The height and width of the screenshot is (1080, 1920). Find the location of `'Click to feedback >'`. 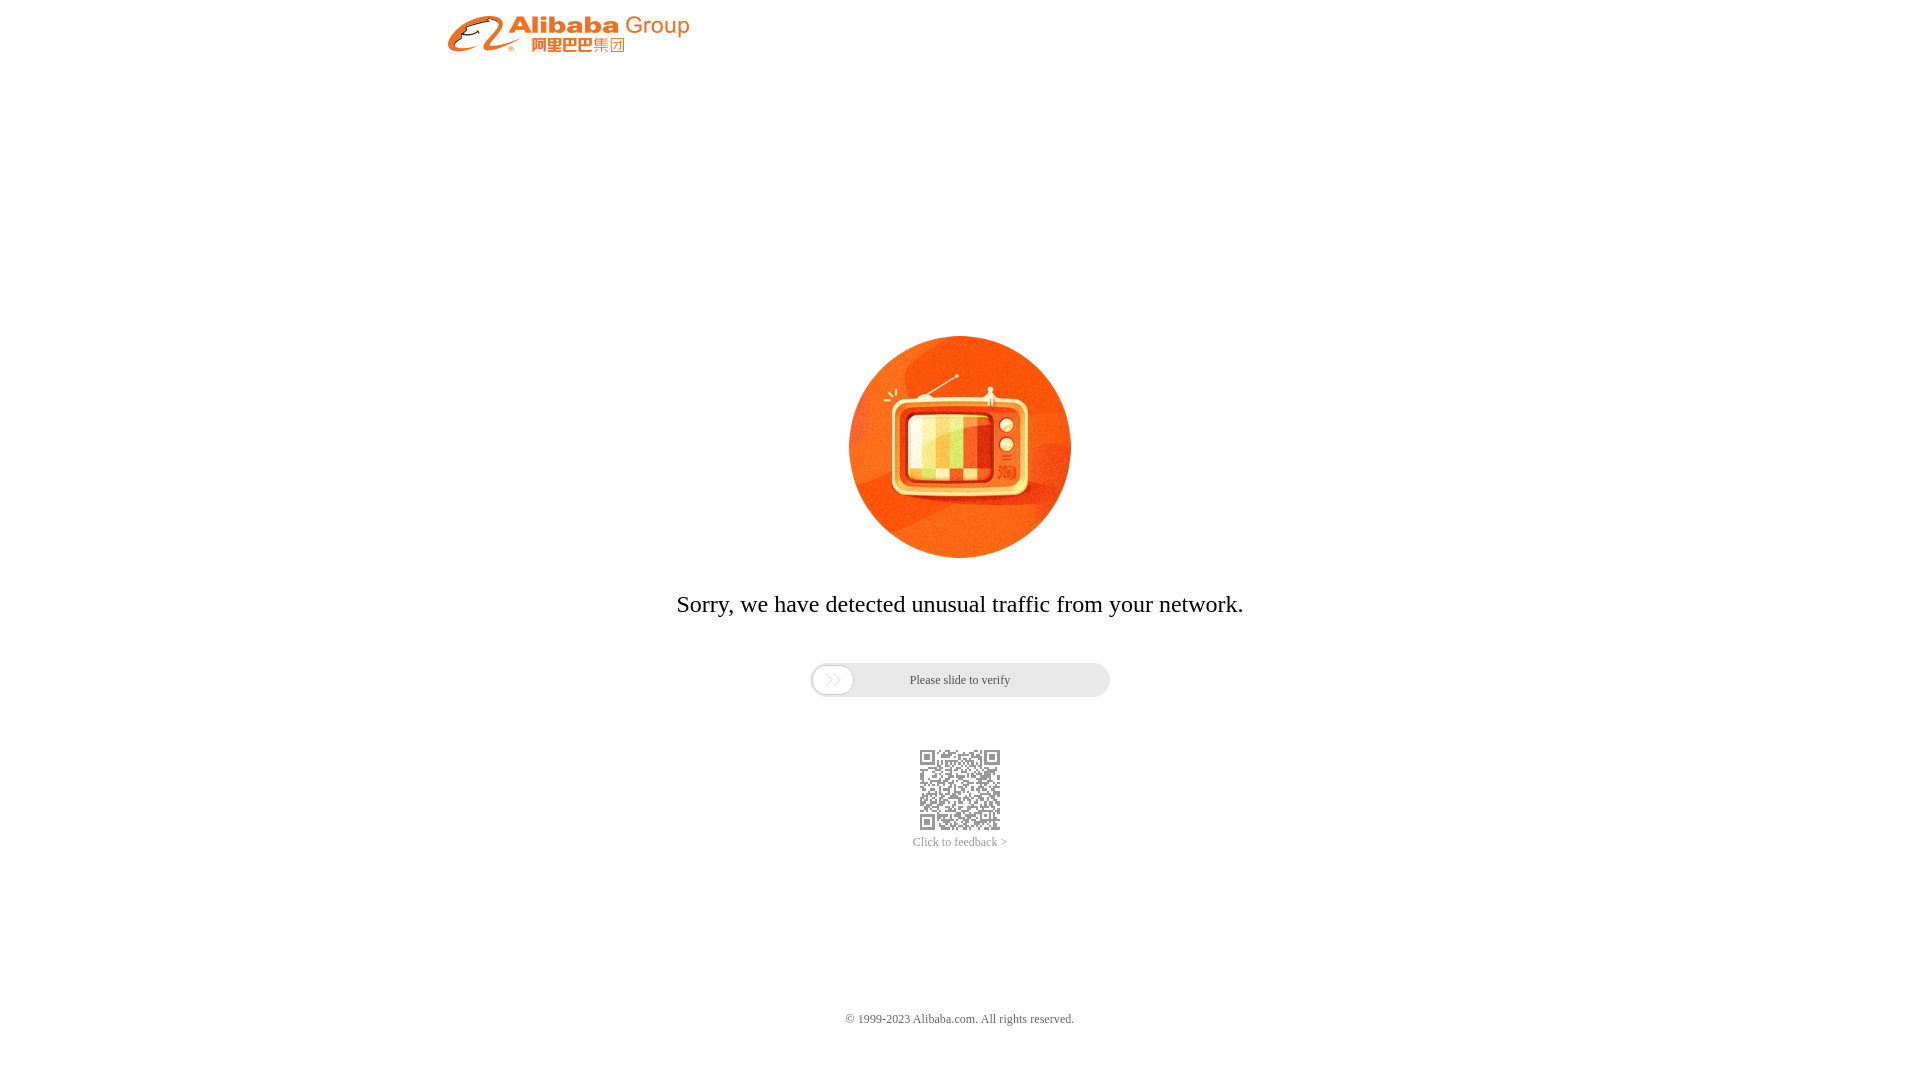

'Click to feedback >' is located at coordinates (960, 842).